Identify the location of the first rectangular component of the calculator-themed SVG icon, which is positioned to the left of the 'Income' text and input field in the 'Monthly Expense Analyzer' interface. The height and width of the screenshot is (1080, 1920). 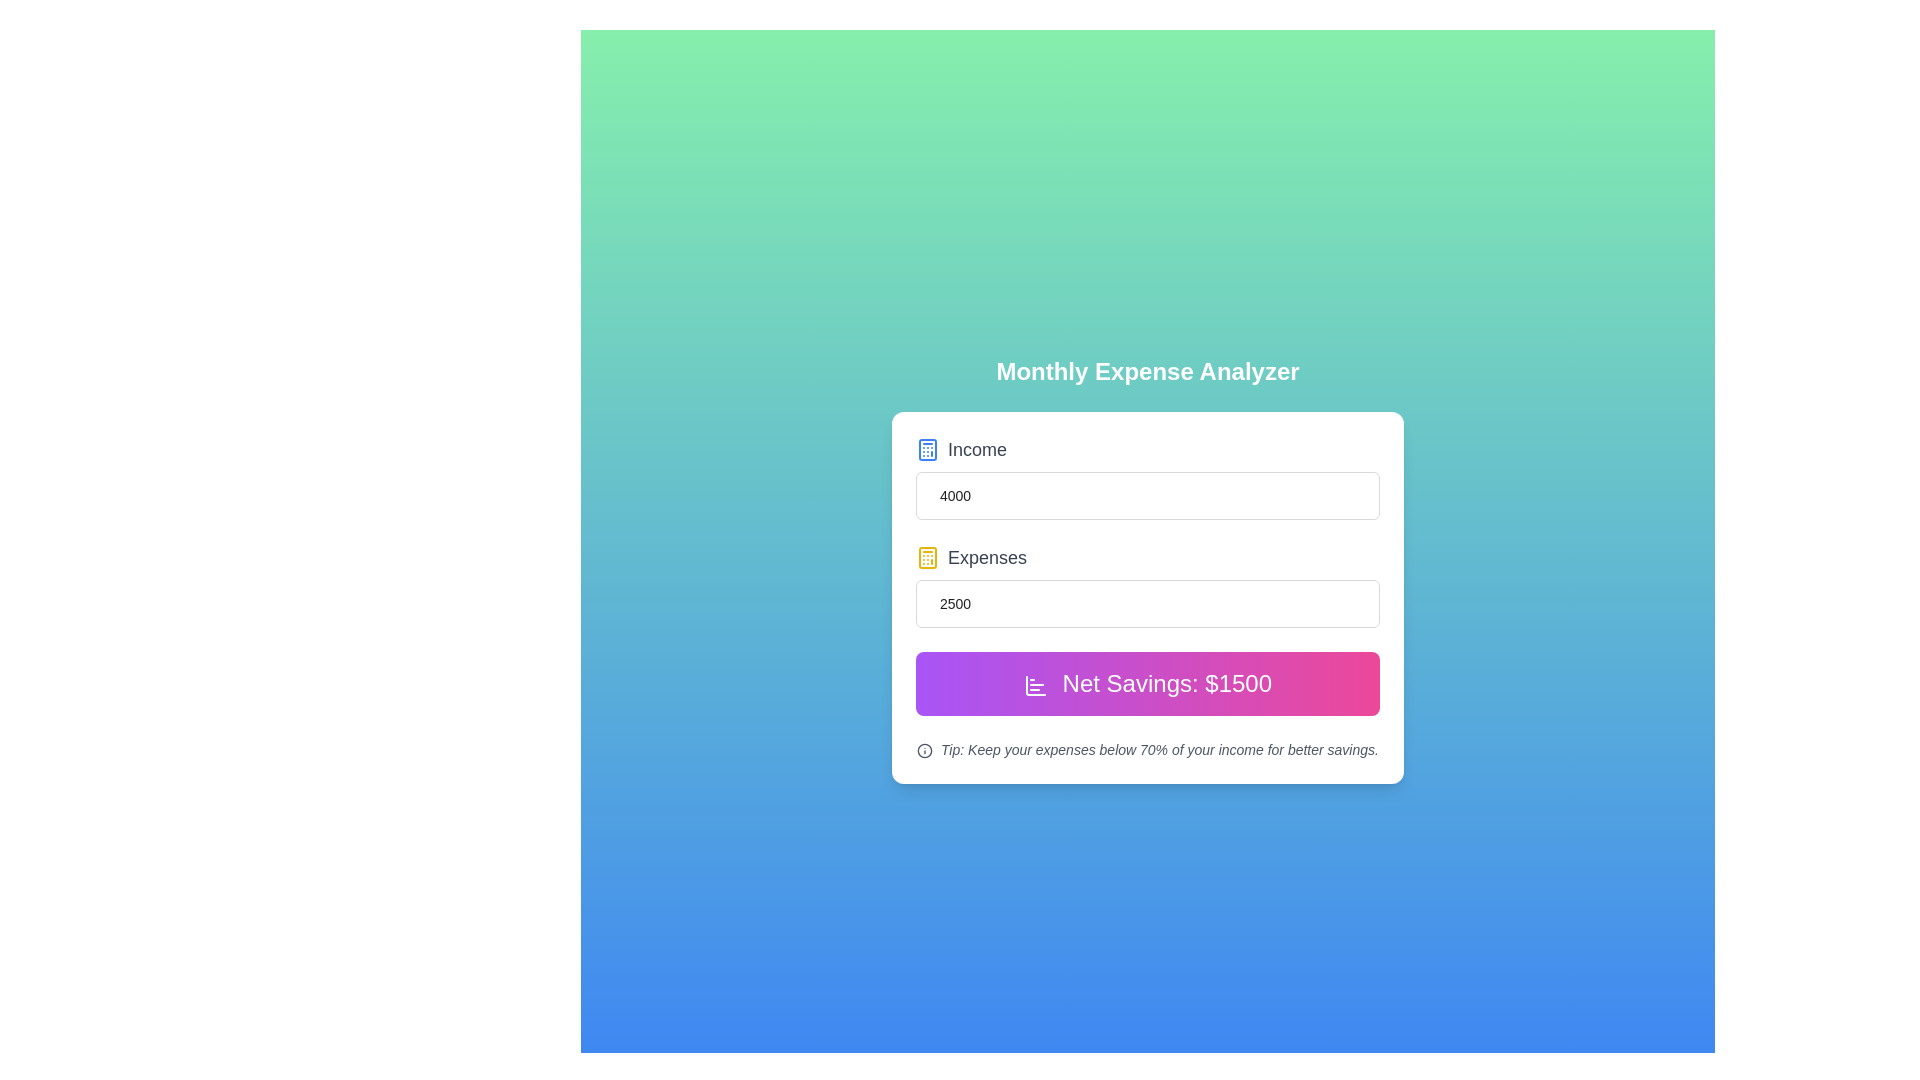
(926, 450).